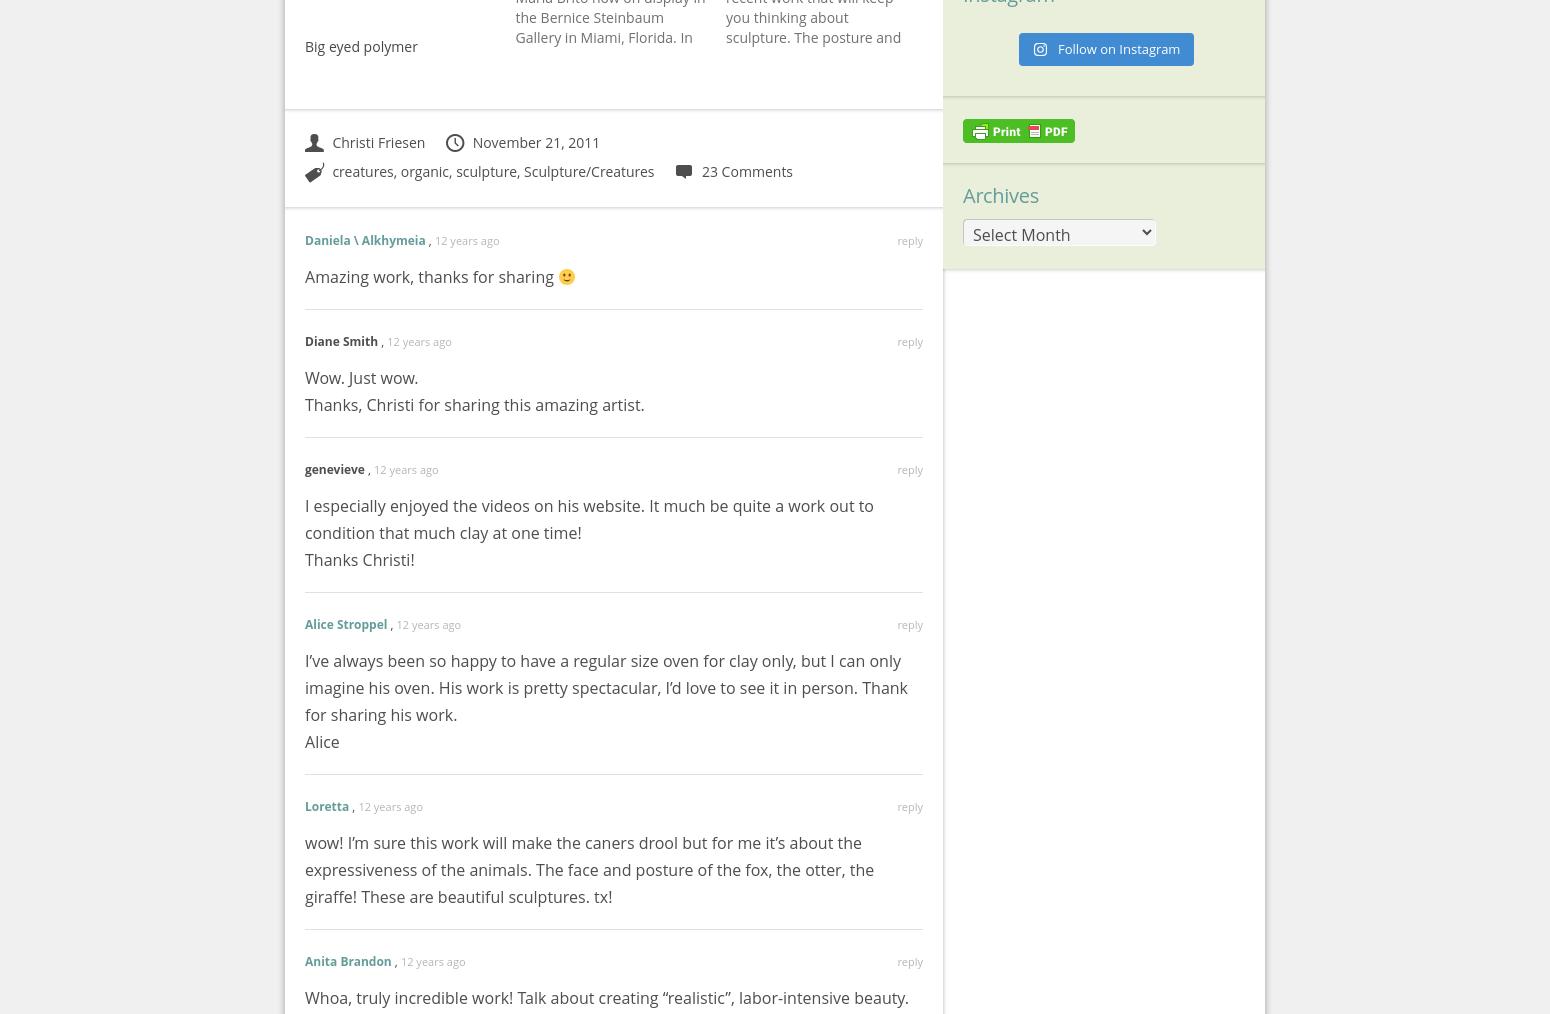  Describe the element at coordinates (1117, 46) in the screenshot. I see `'Follow on Instagram'` at that location.